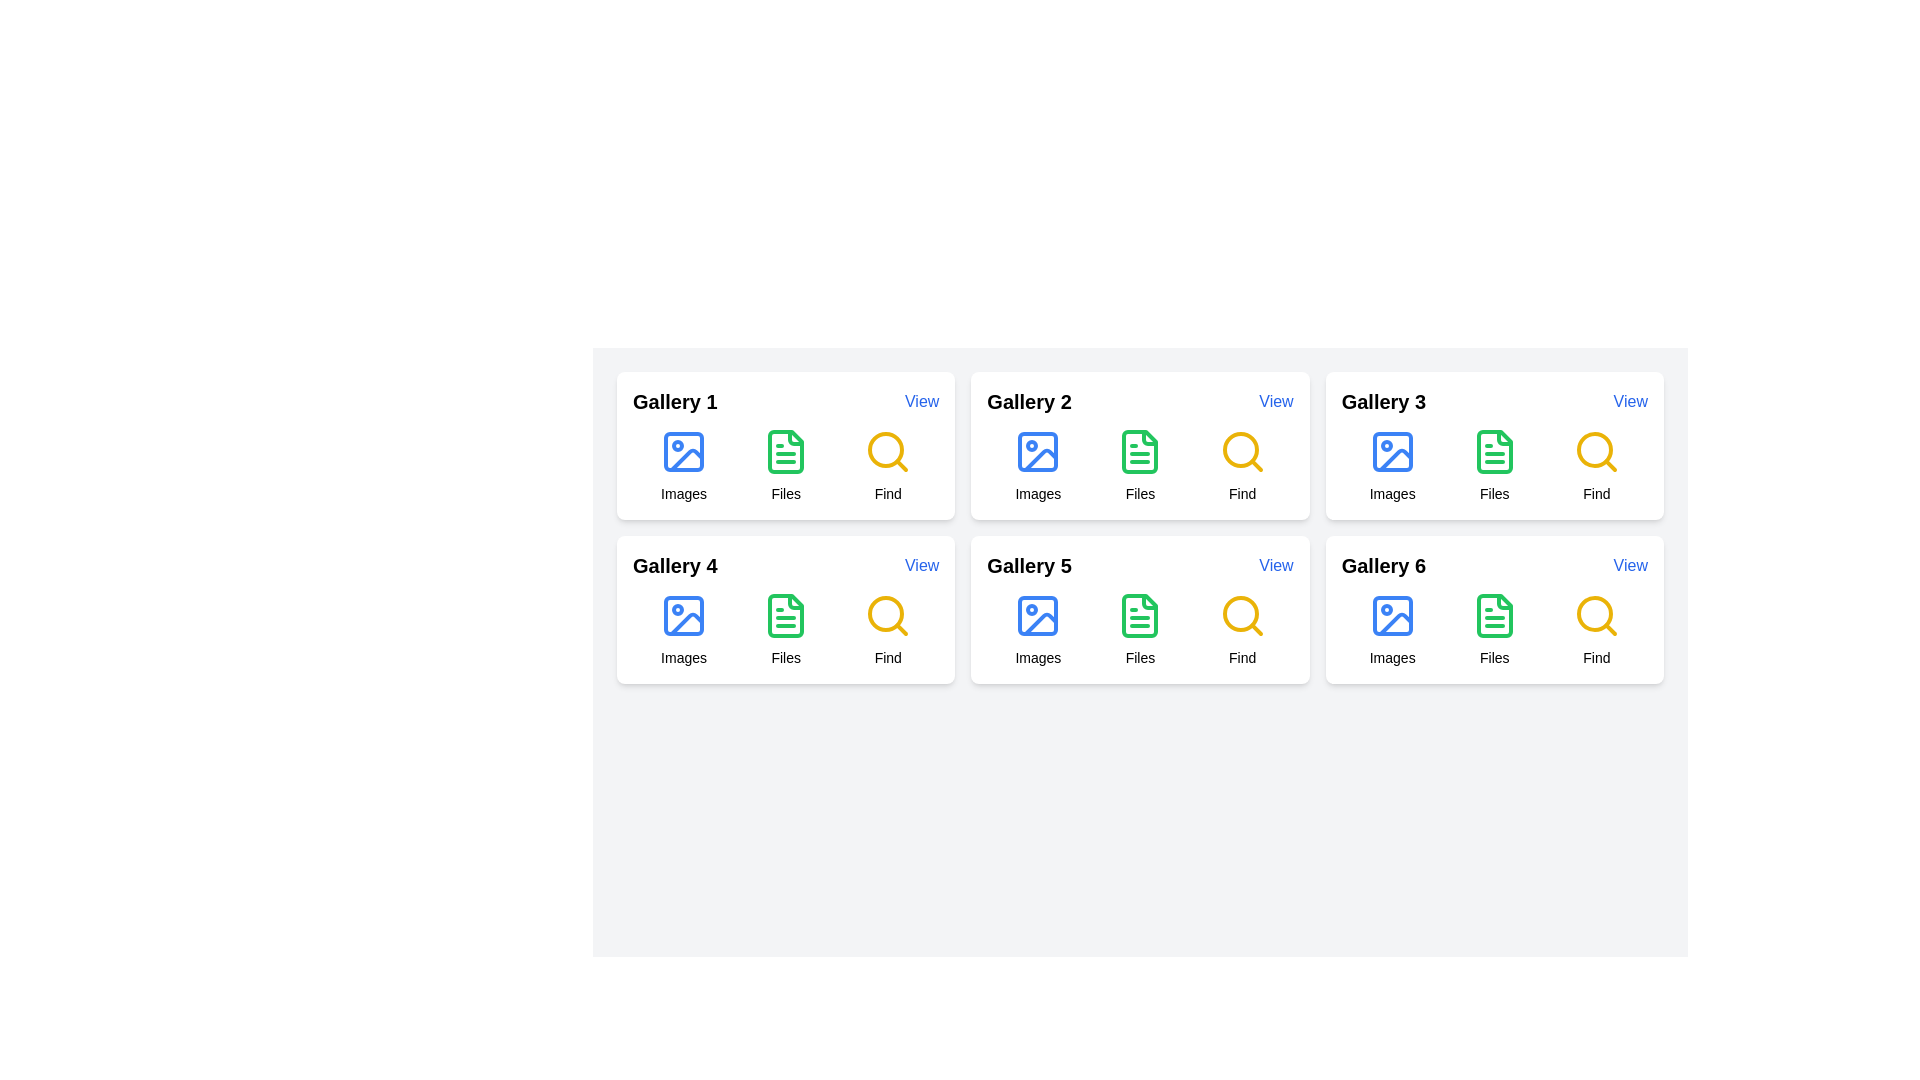 The height and width of the screenshot is (1080, 1920). Describe the element at coordinates (885, 450) in the screenshot. I see `the 'Find' icon, which represents the search functionality in the first gallery group` at that location.